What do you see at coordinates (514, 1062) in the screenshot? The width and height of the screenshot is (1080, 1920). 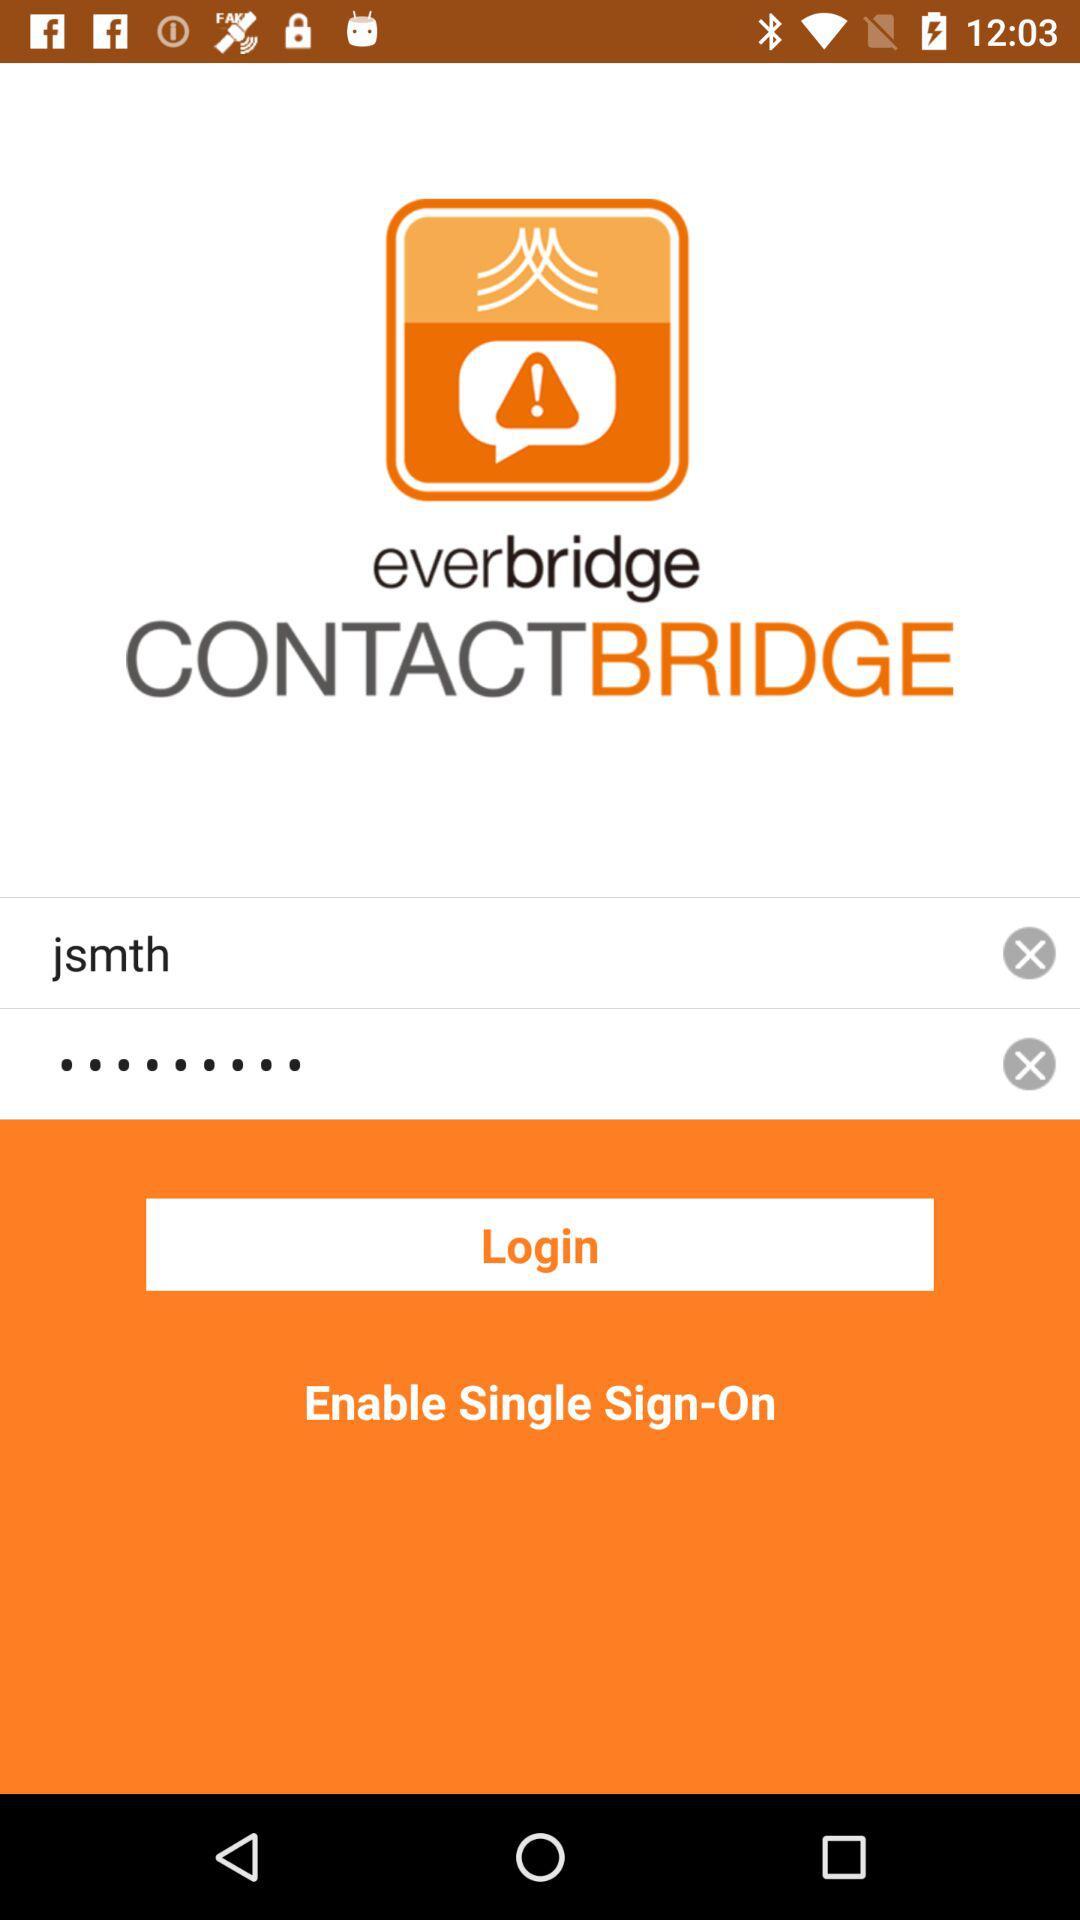 I see `the icon below jsmth item` at bounding box center [514, 1062].